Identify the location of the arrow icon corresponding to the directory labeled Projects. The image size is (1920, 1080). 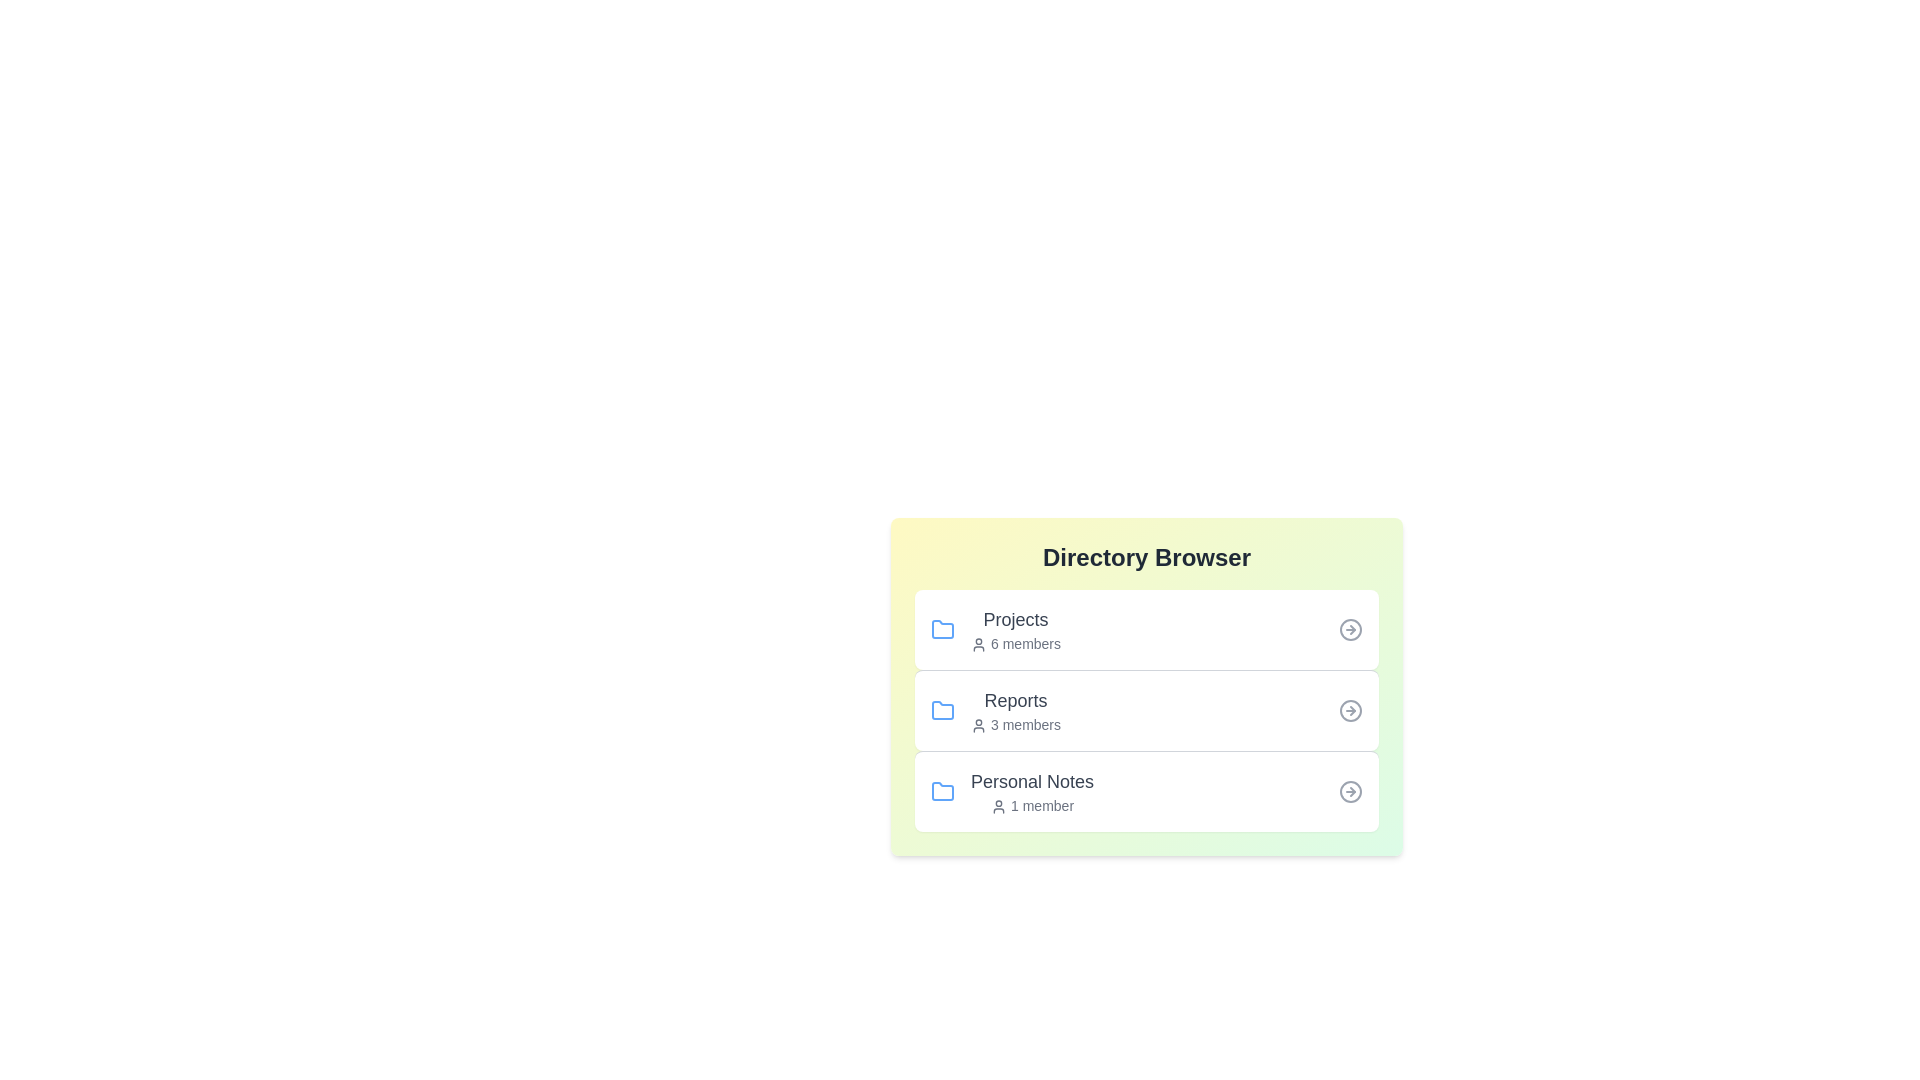
(1350, 628).